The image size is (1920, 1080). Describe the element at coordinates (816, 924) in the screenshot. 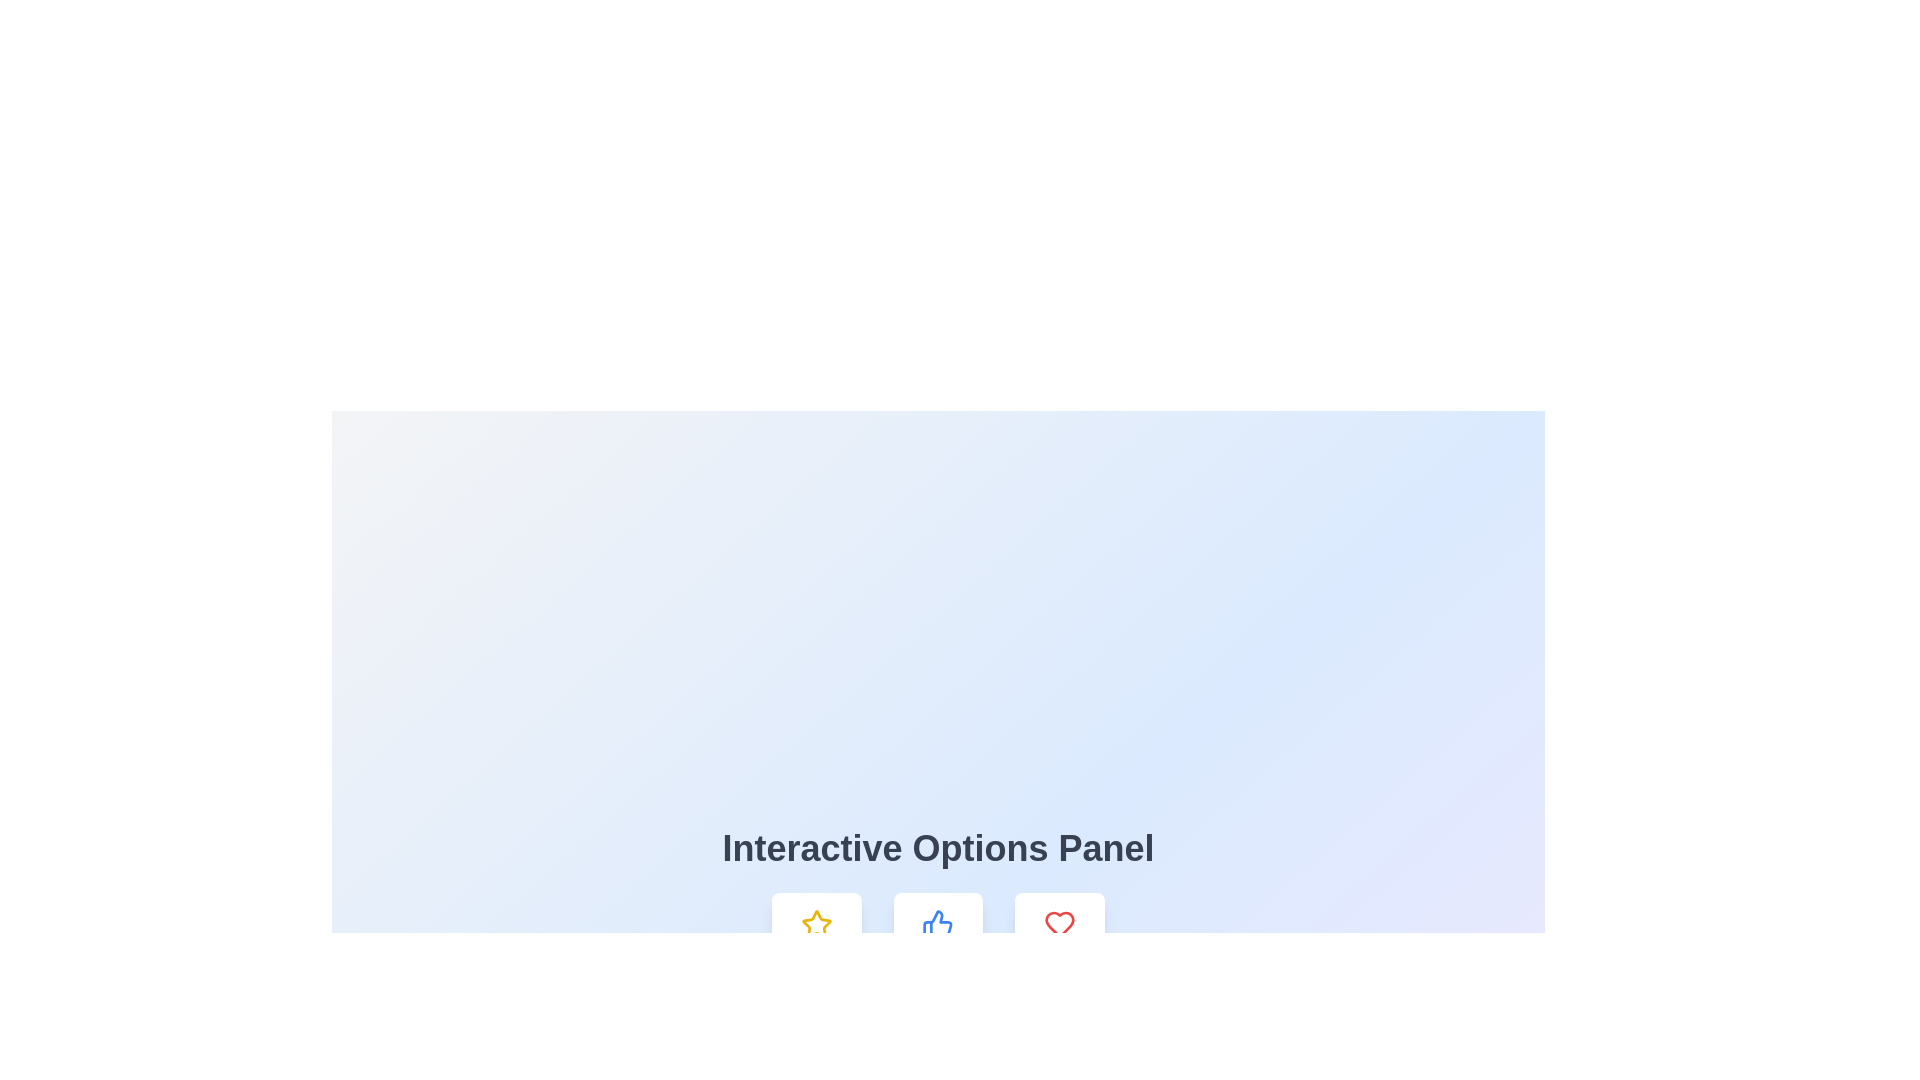

I see `the star icon with a yellow outline located in the interactive options bar beneath the 'Interactive Options Panel'` at that location.